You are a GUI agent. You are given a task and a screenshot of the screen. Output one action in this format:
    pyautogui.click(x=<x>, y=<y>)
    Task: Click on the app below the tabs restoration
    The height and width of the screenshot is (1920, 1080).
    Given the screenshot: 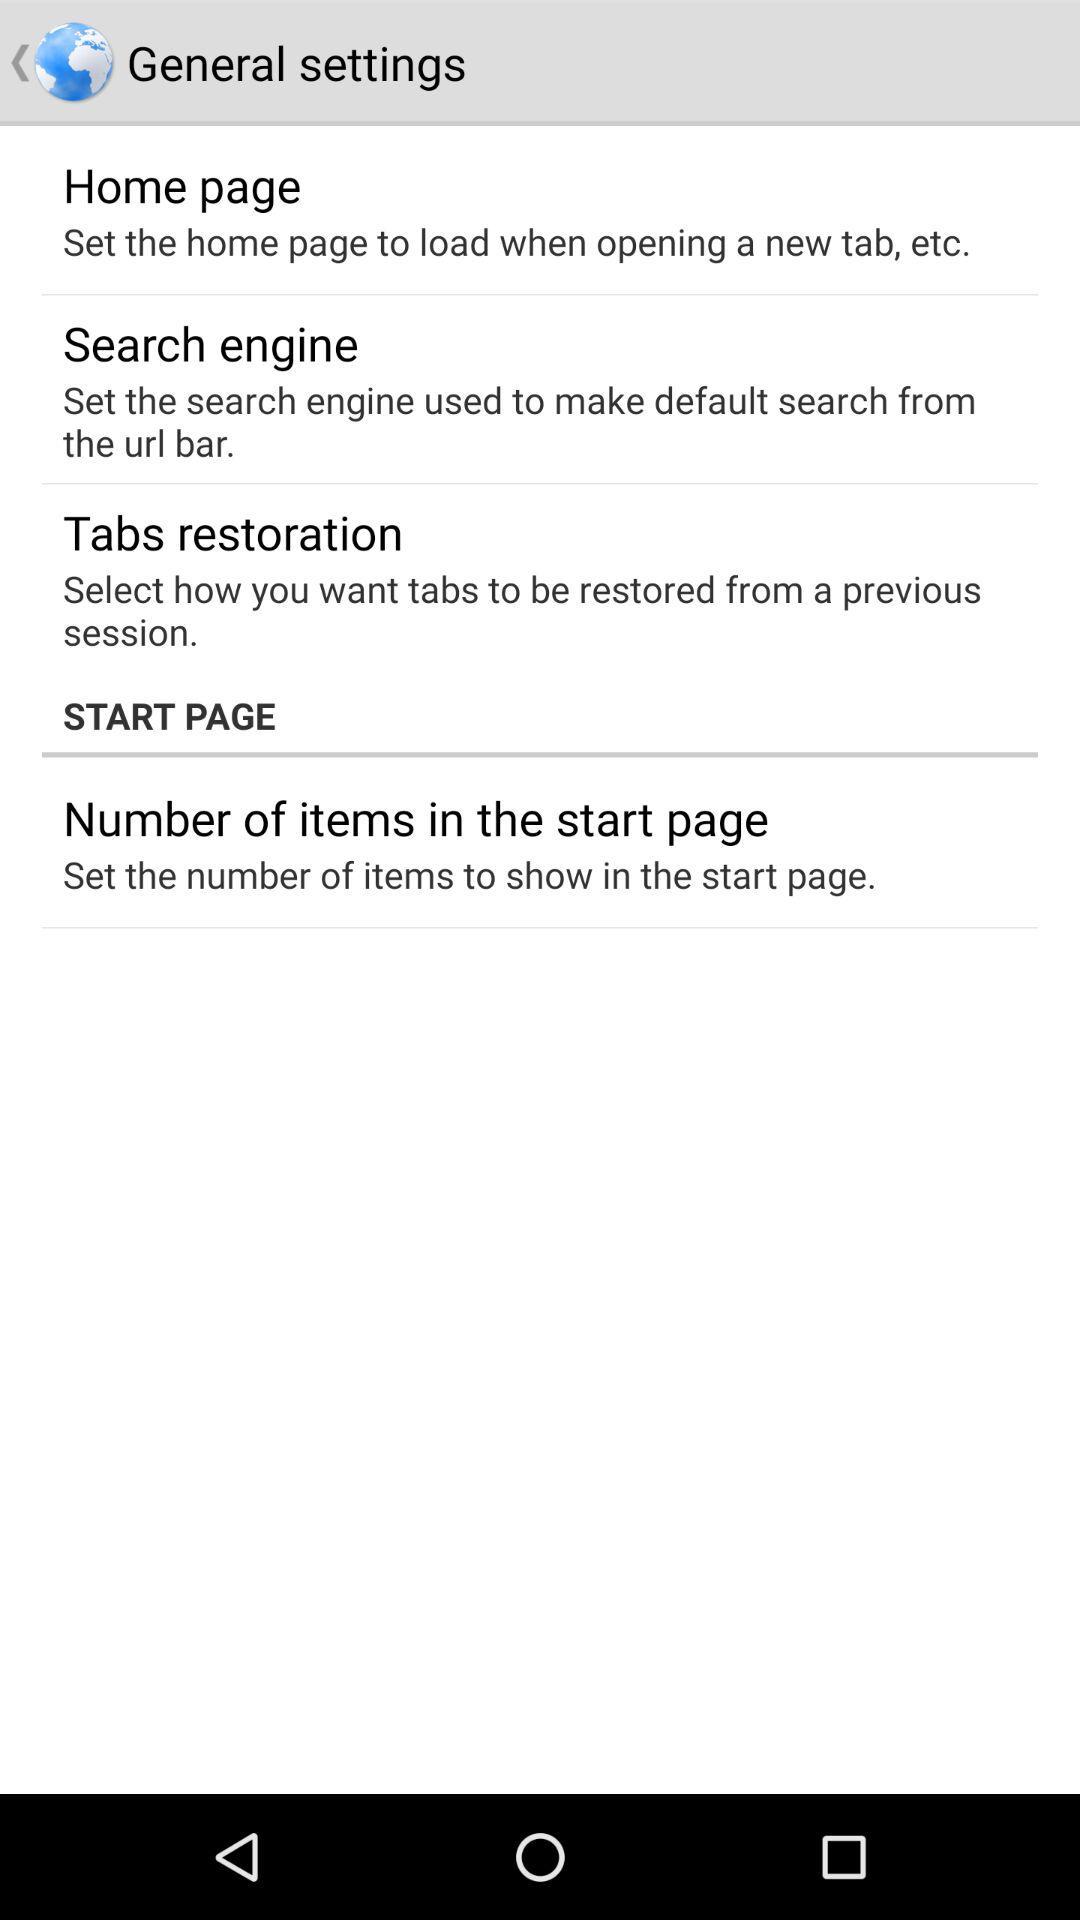 What is the action you would take?
    pyautogui.click(x=525, y=609)
    